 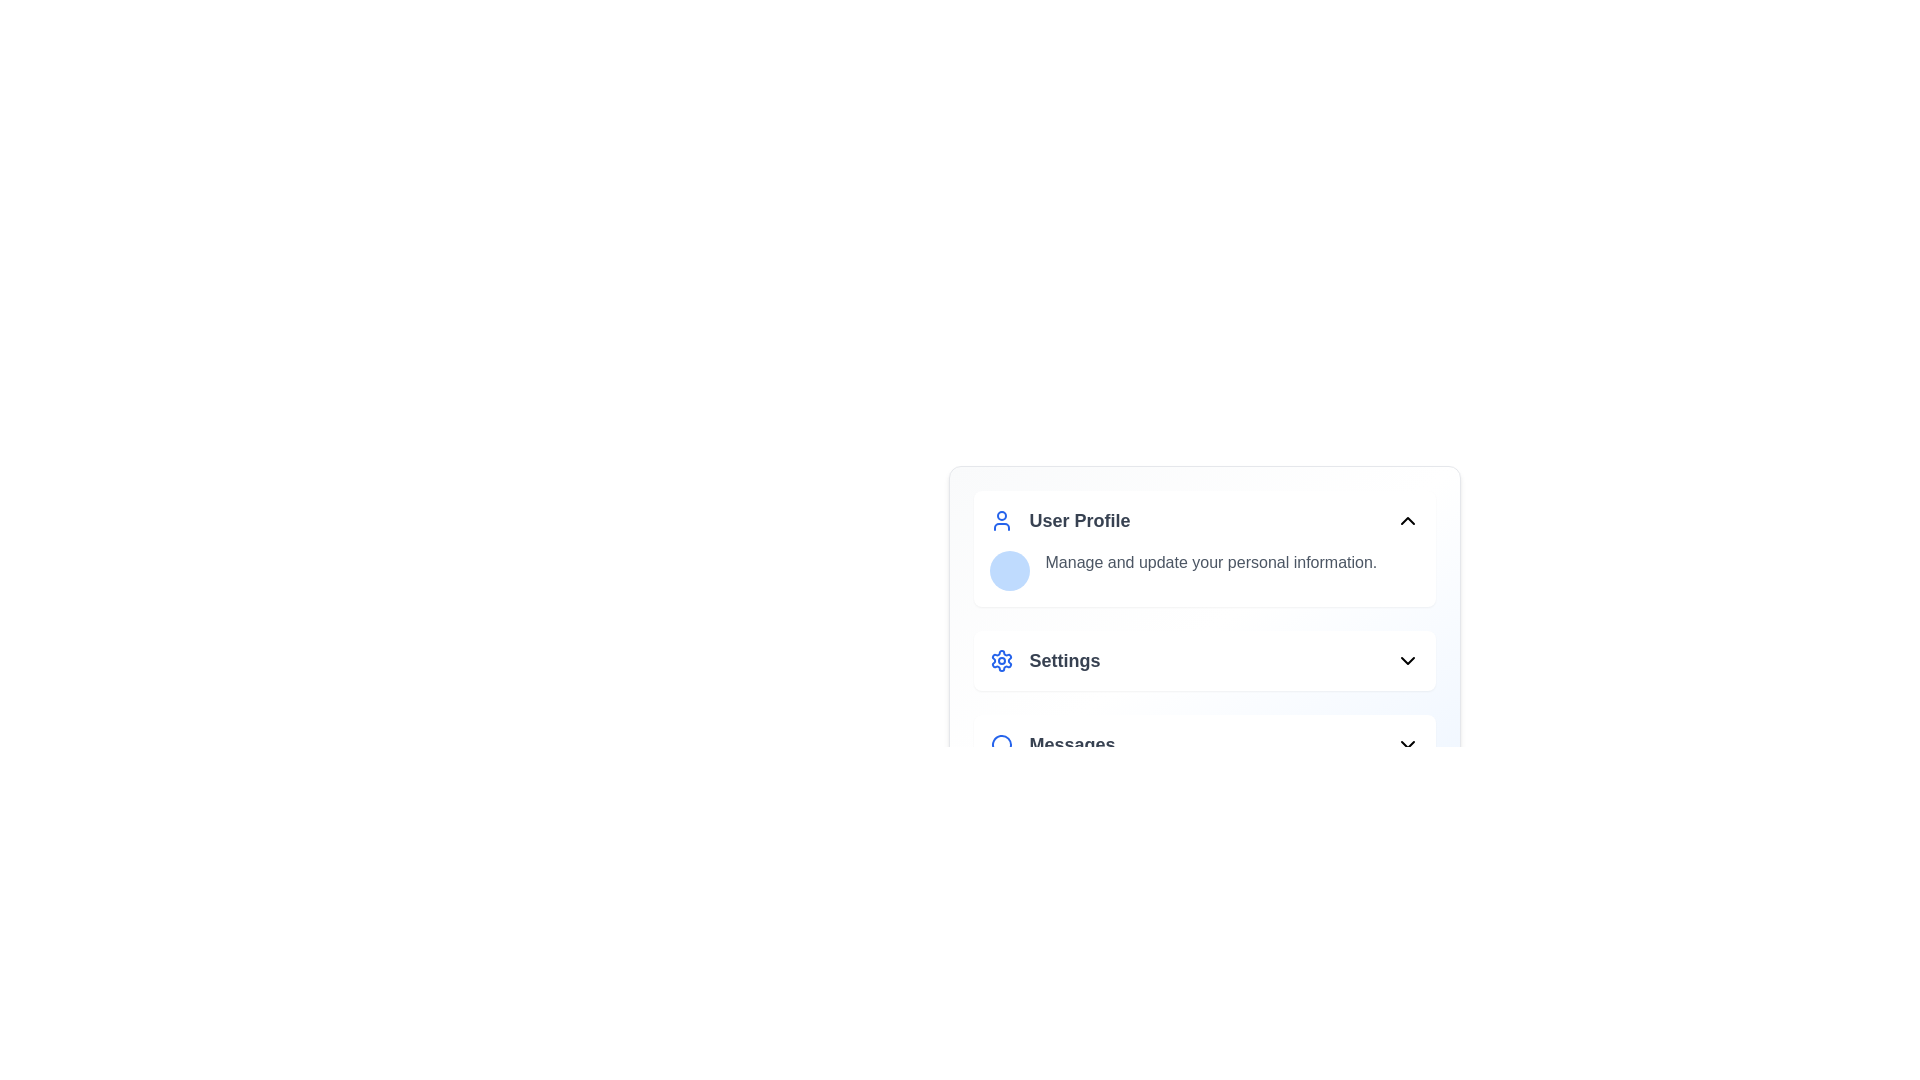 I want to click on the blue gear icon that symbolizes settings, located to the left of the 'Settings' text, so click(x=1001, y=660).